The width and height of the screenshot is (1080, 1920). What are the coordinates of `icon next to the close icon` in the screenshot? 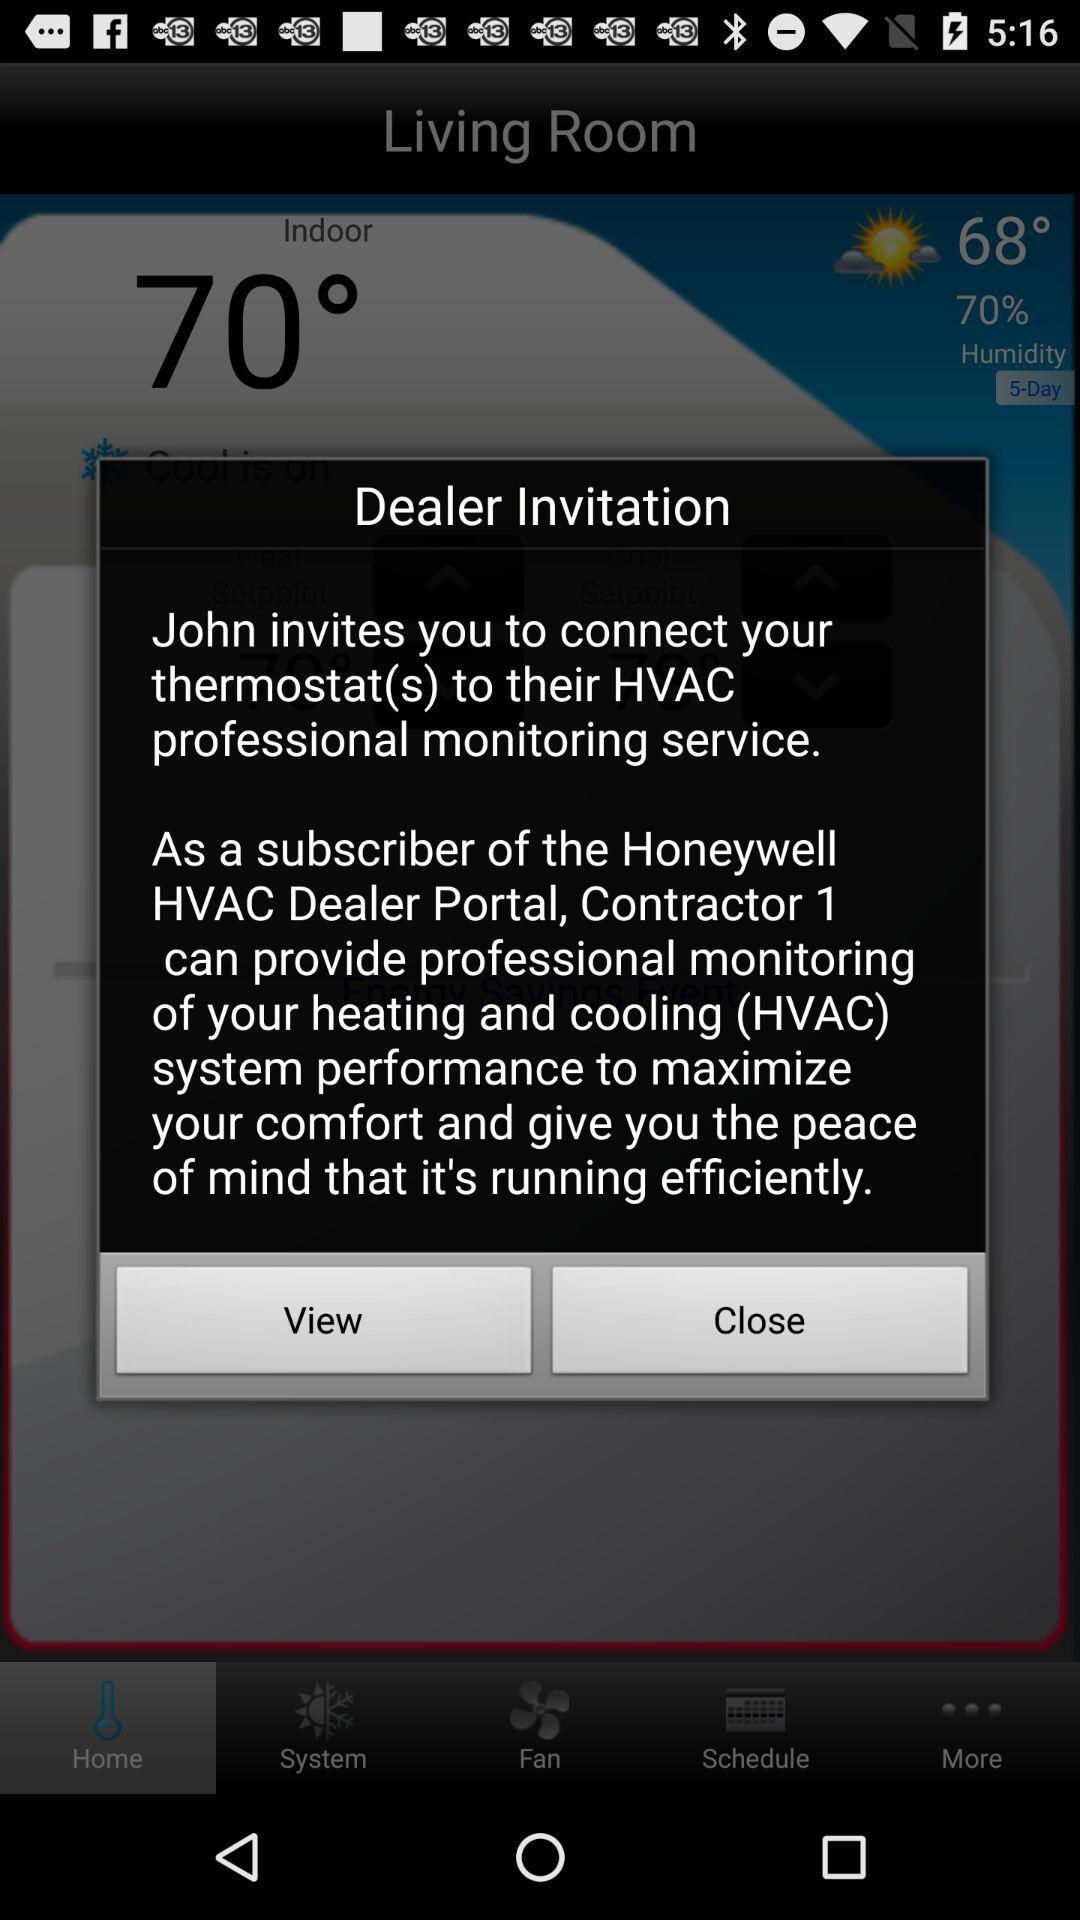 It's located at (323, 1325).